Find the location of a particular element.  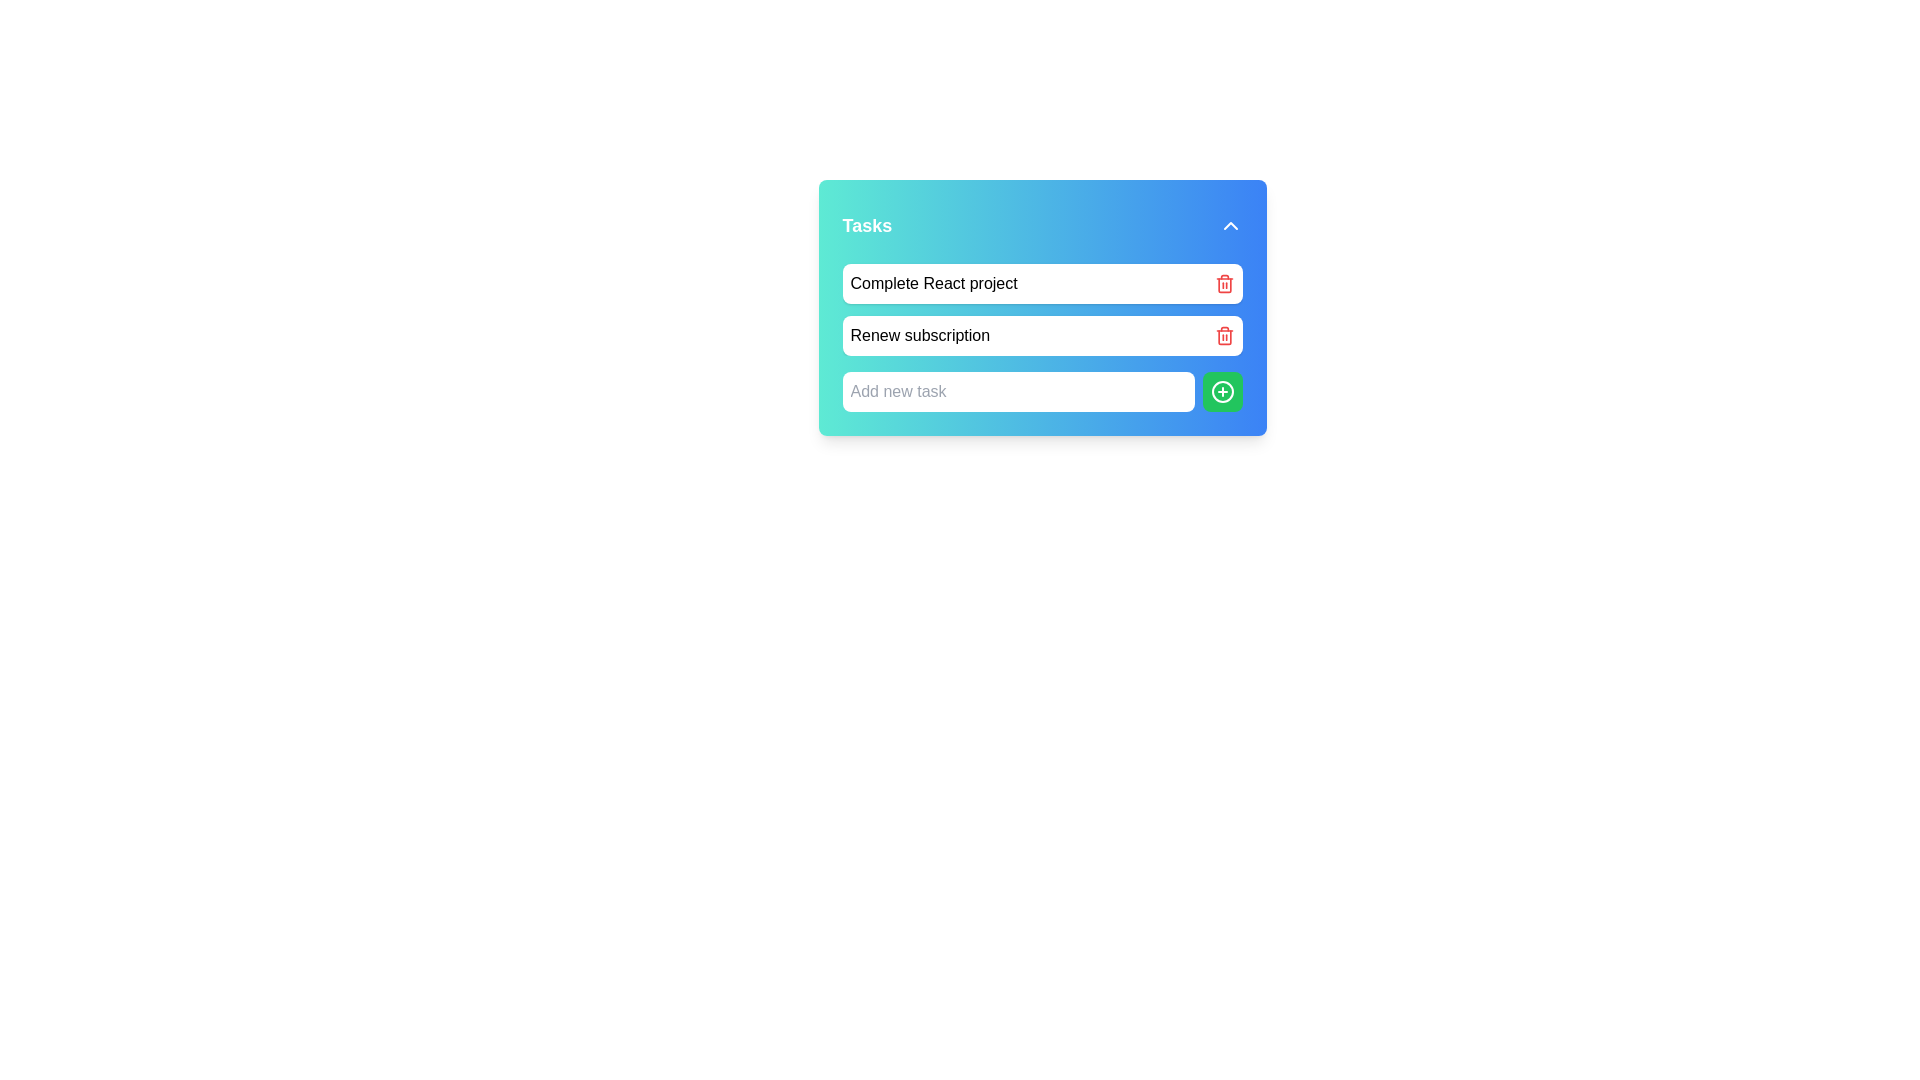

the Circular SVG shape representing a plus sign, located in the bottom-right corner of the task management widget, adjacent to the 'Add new task' input field is located at coordinates (1221, 392).